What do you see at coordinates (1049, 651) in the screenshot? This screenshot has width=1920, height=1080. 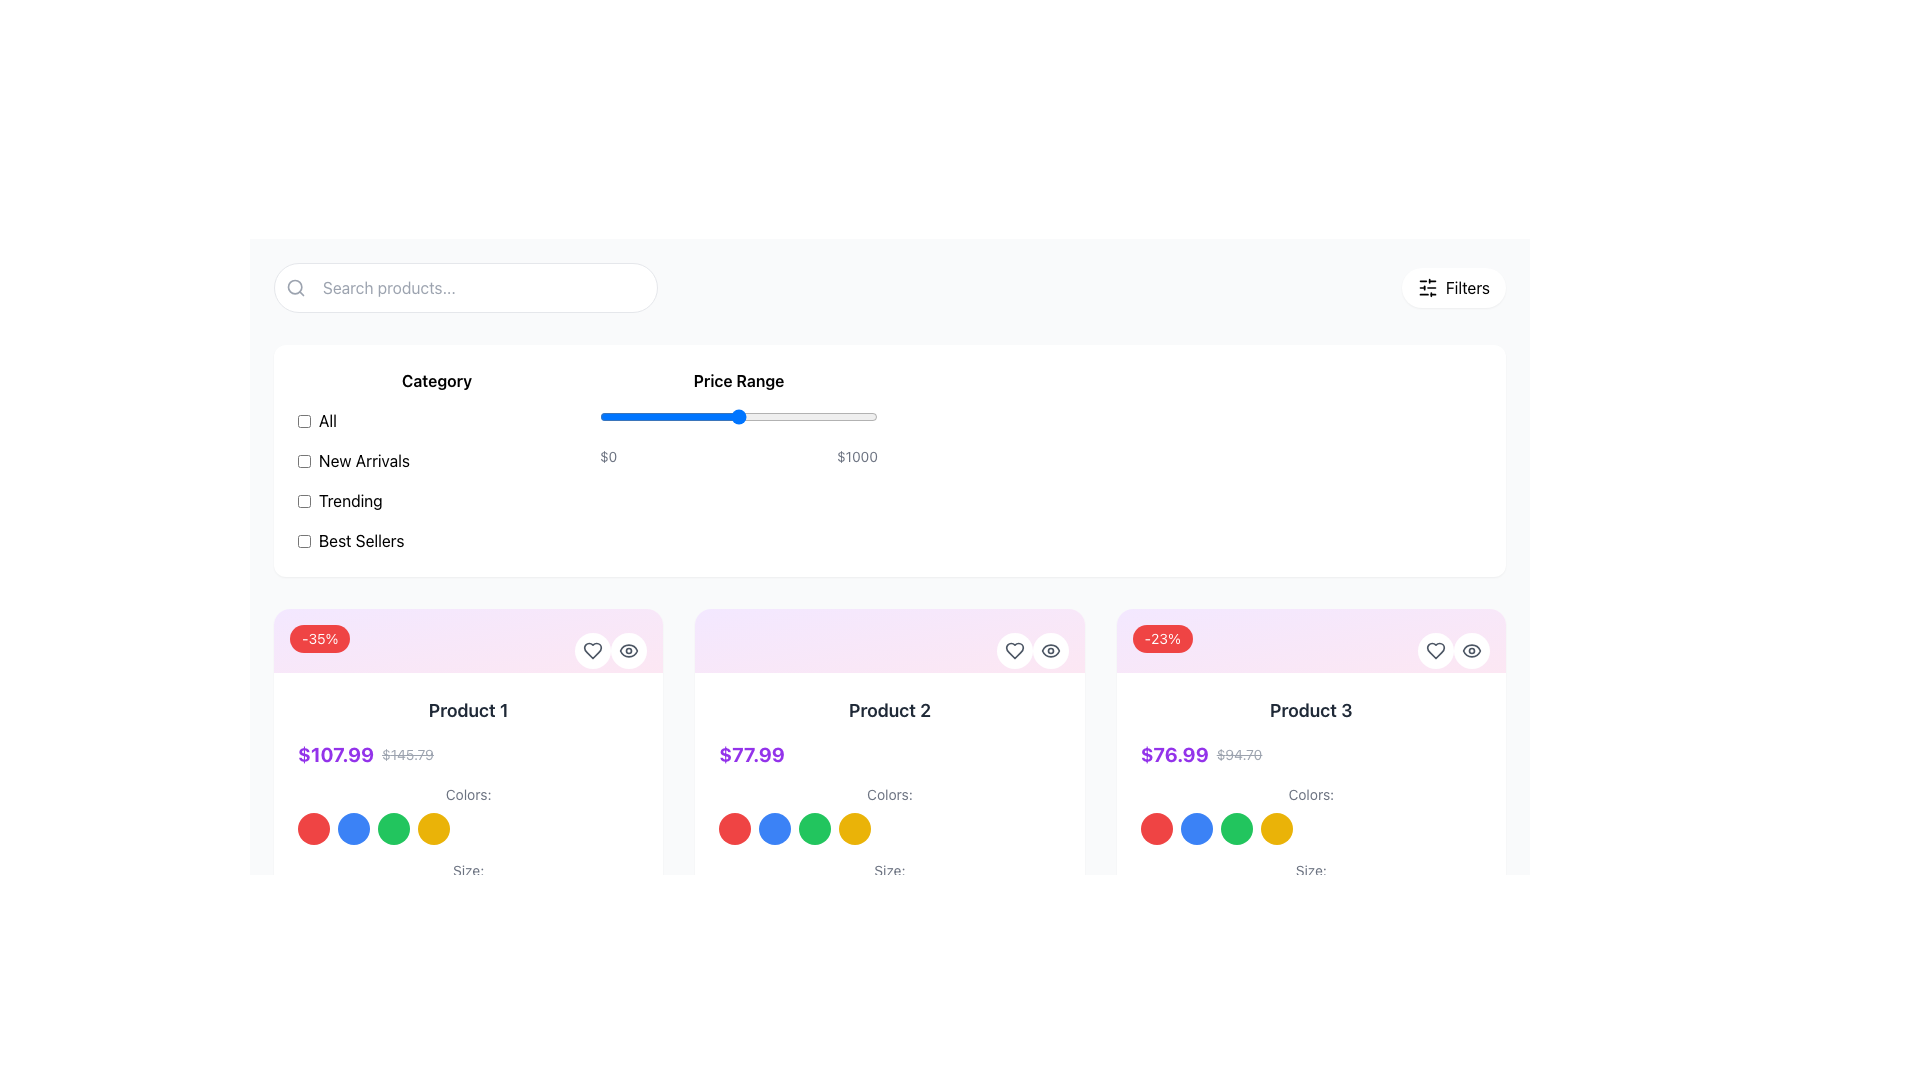 I see `the button located in the top-right corner of the card for 'Product 2'` at bounding box center [1049, 651].